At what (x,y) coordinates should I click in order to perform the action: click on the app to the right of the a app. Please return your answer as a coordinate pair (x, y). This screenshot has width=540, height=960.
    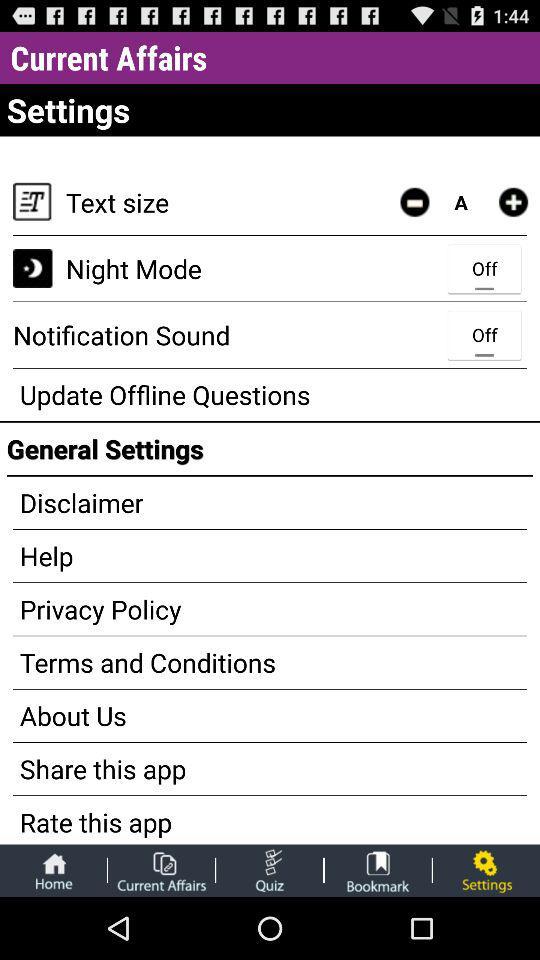
    Looking at the image, I should click on (513, 202).